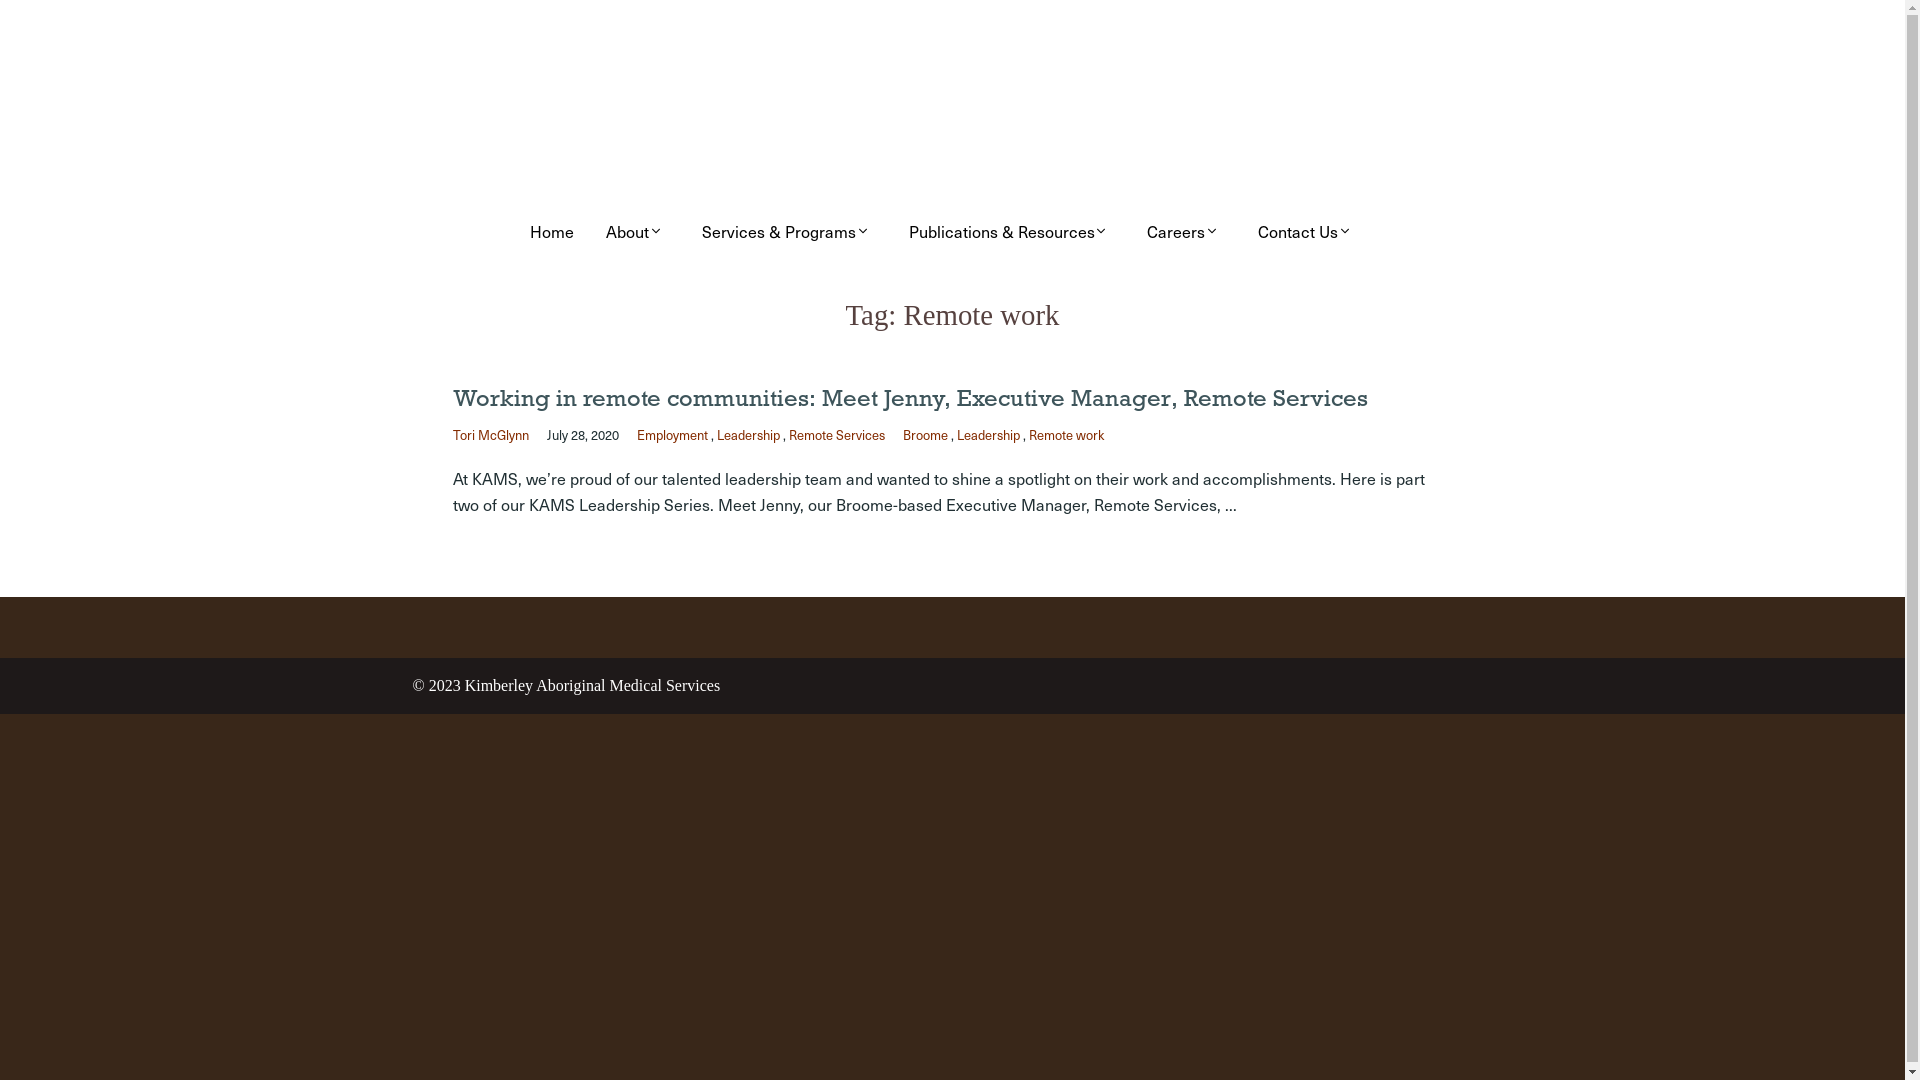 This screenshot has height=1080, width=1920. What do you see at coordinates (788, 230) in the screenshot?
I see `'Services & Programs'` at bounding box center [788, 230].